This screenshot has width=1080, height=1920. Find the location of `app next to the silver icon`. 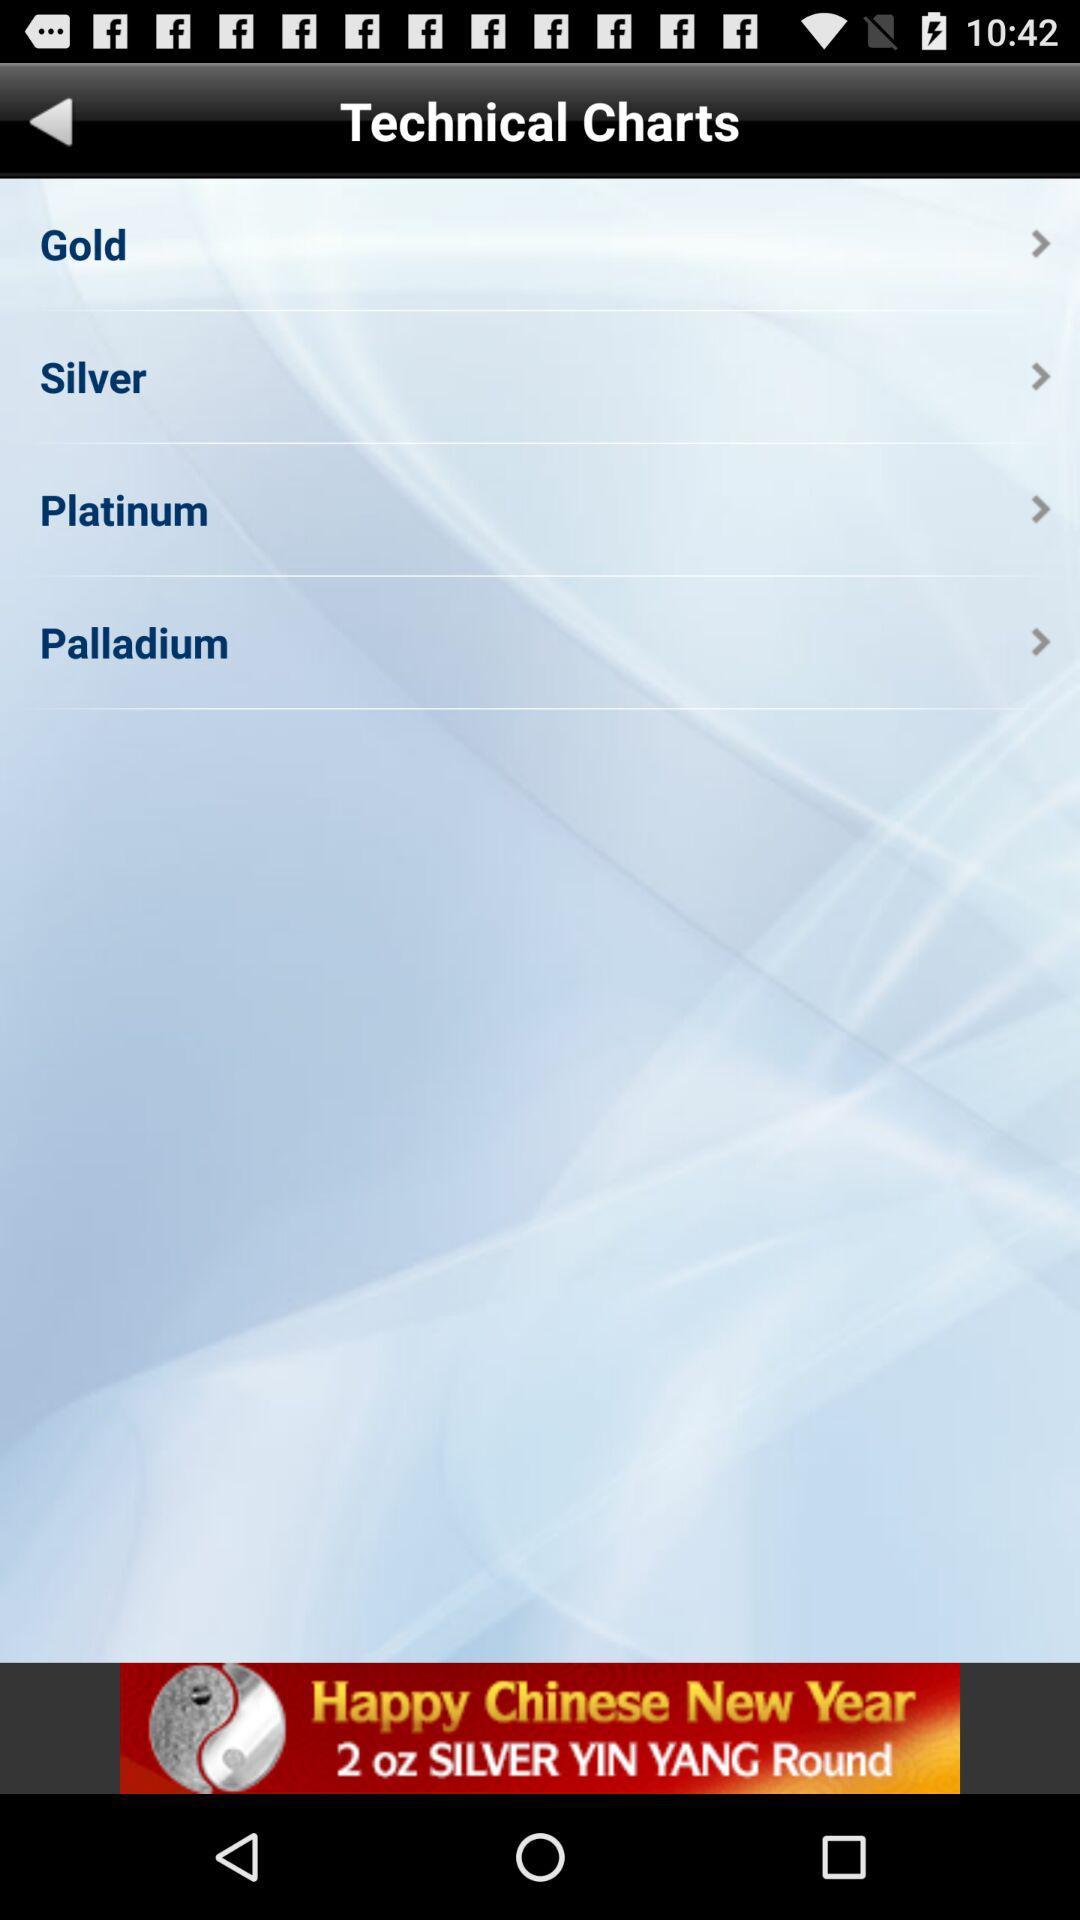

app next to the silver icon is located at coordinates (1040, 376).